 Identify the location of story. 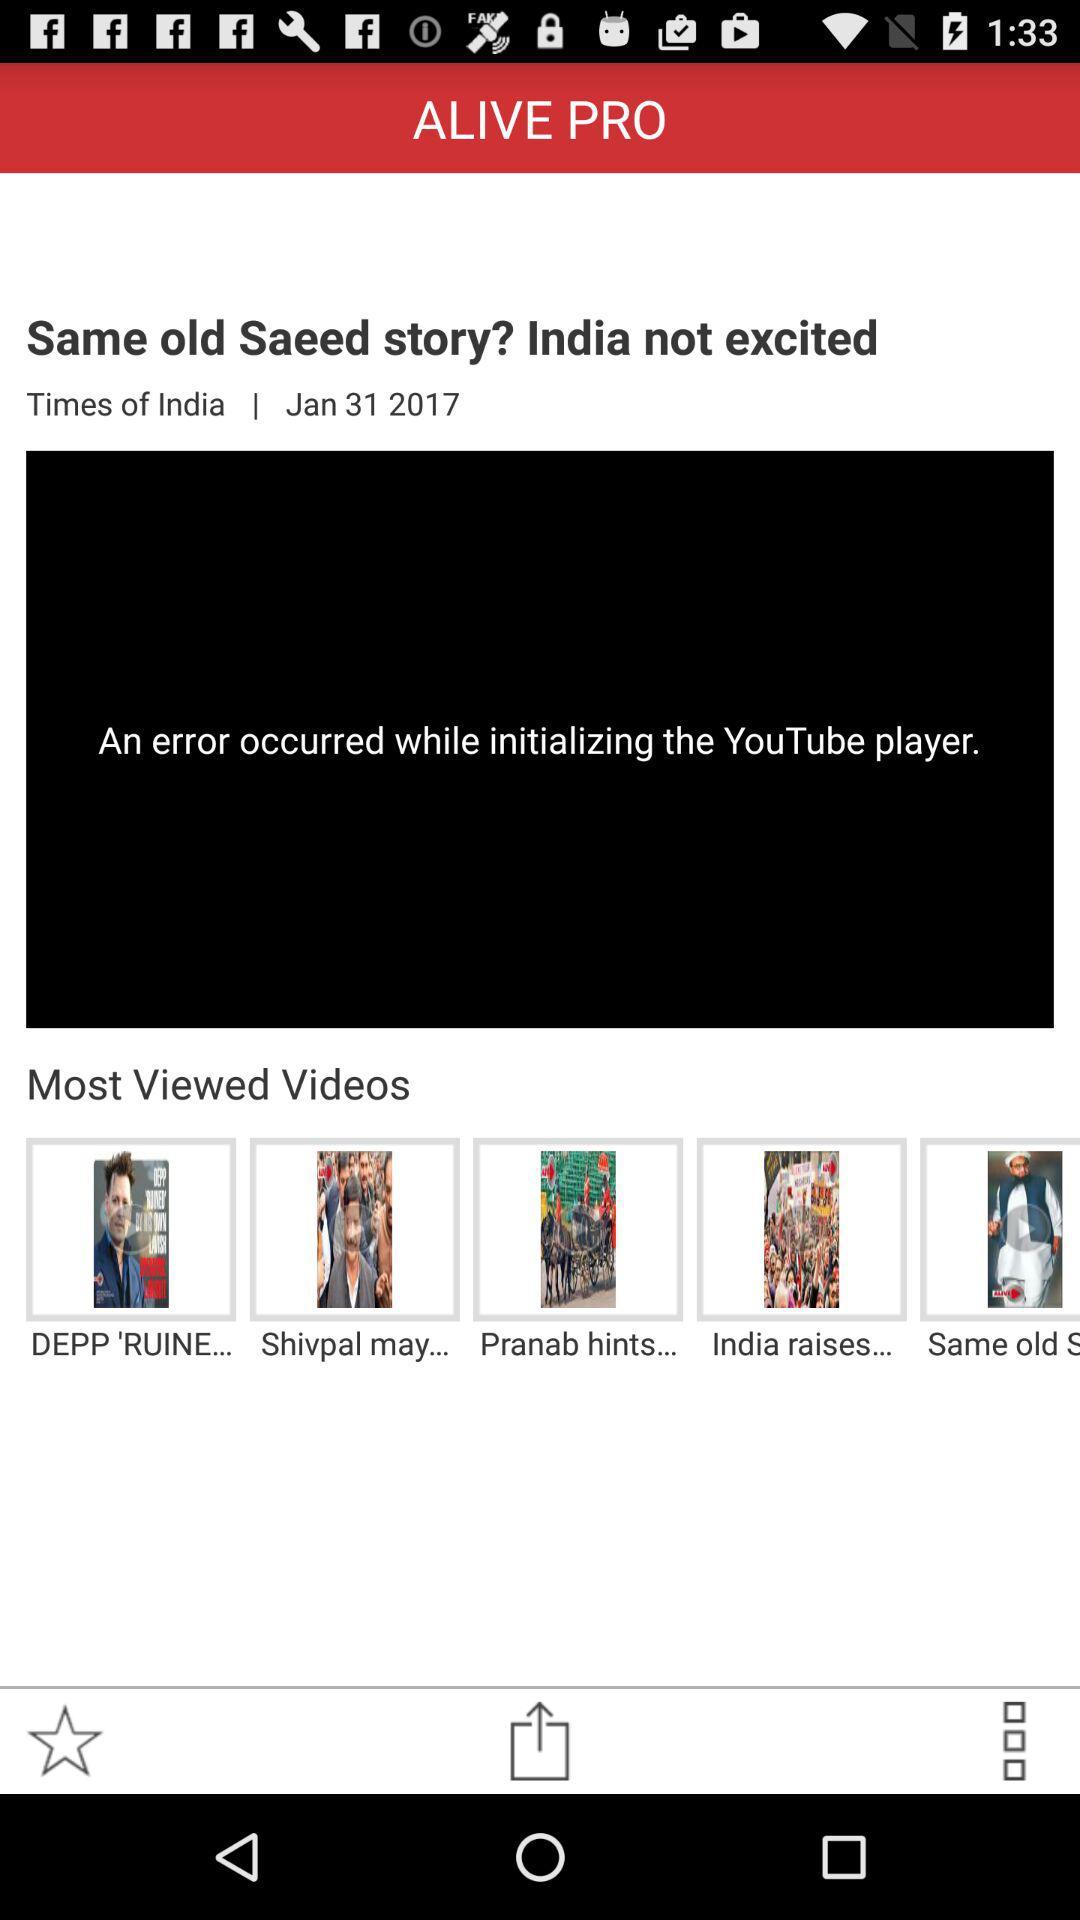
(64, 1740).